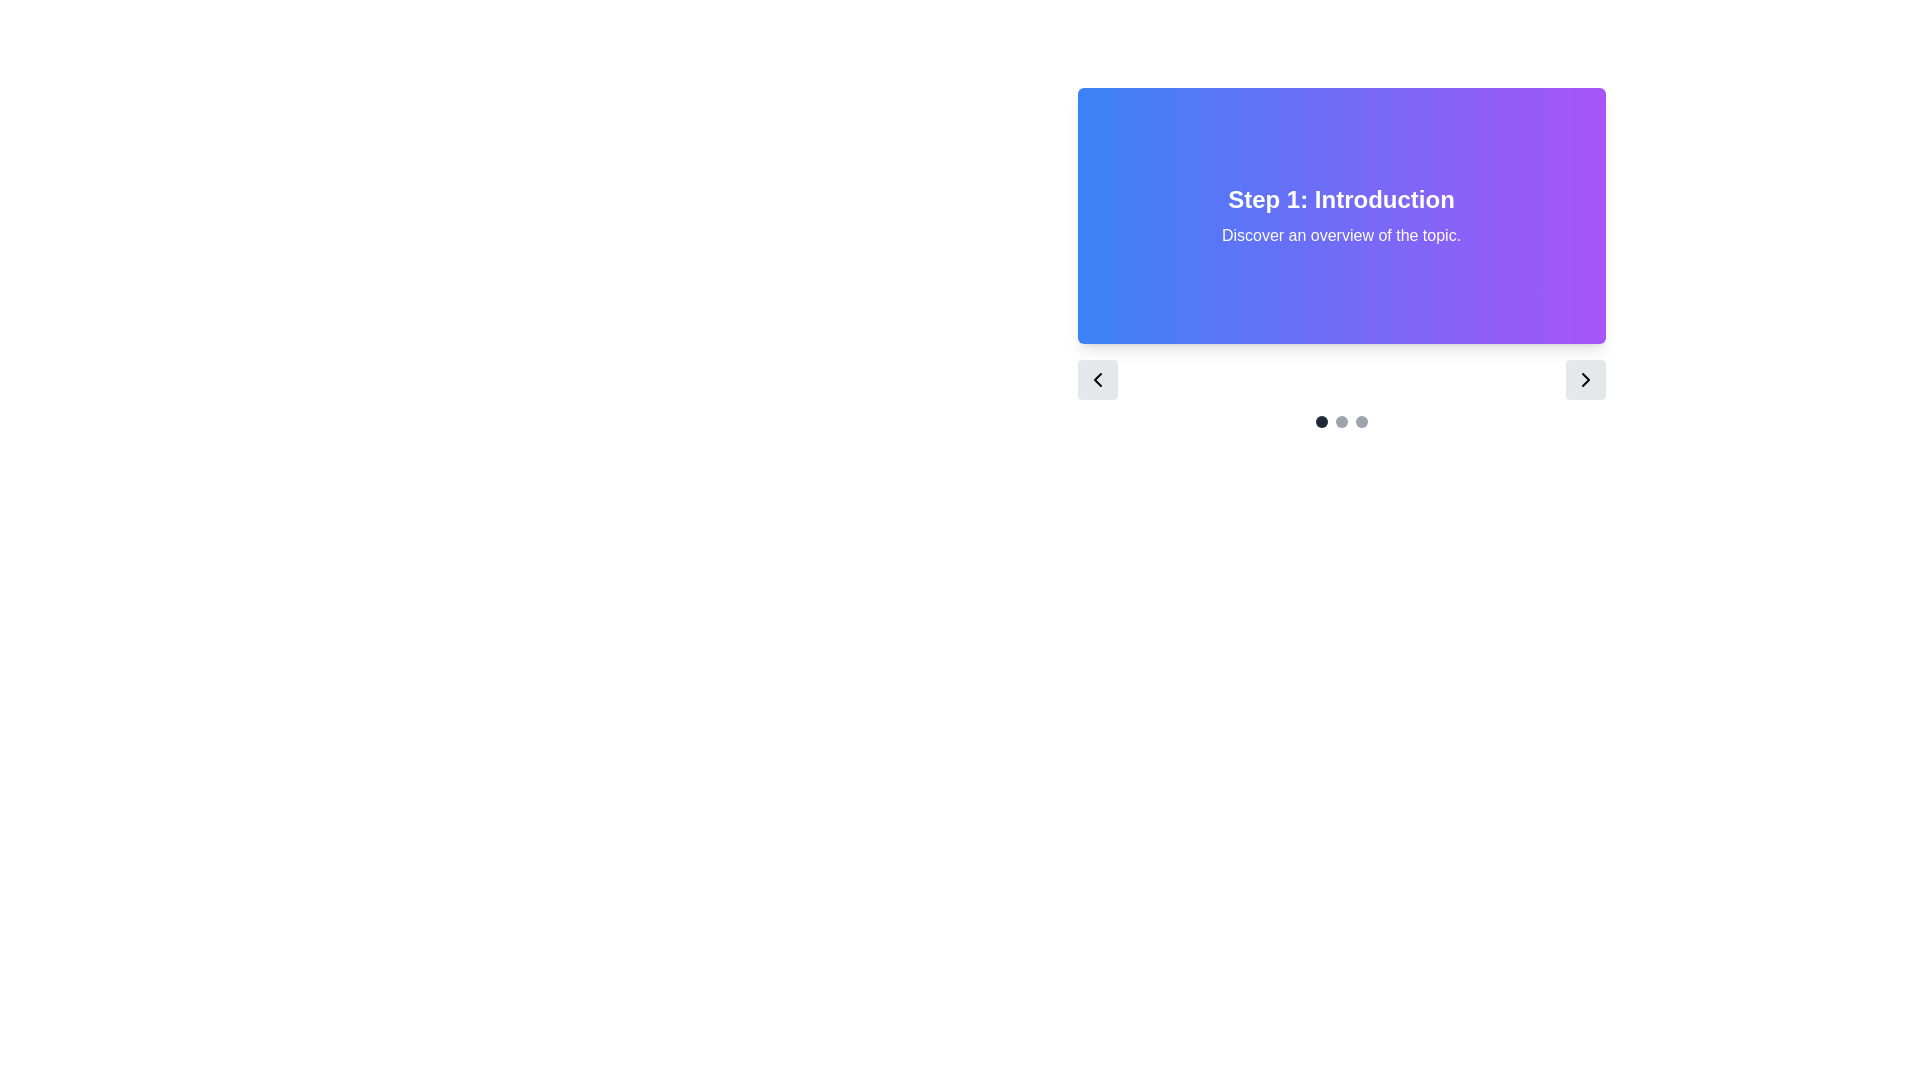  Describe the element at coordinates (1096, 380) in the screenshot. I see `the rectangular button with rounded corners that features a leftward-pointing chevron icon to trigger the hover effect` at that location.